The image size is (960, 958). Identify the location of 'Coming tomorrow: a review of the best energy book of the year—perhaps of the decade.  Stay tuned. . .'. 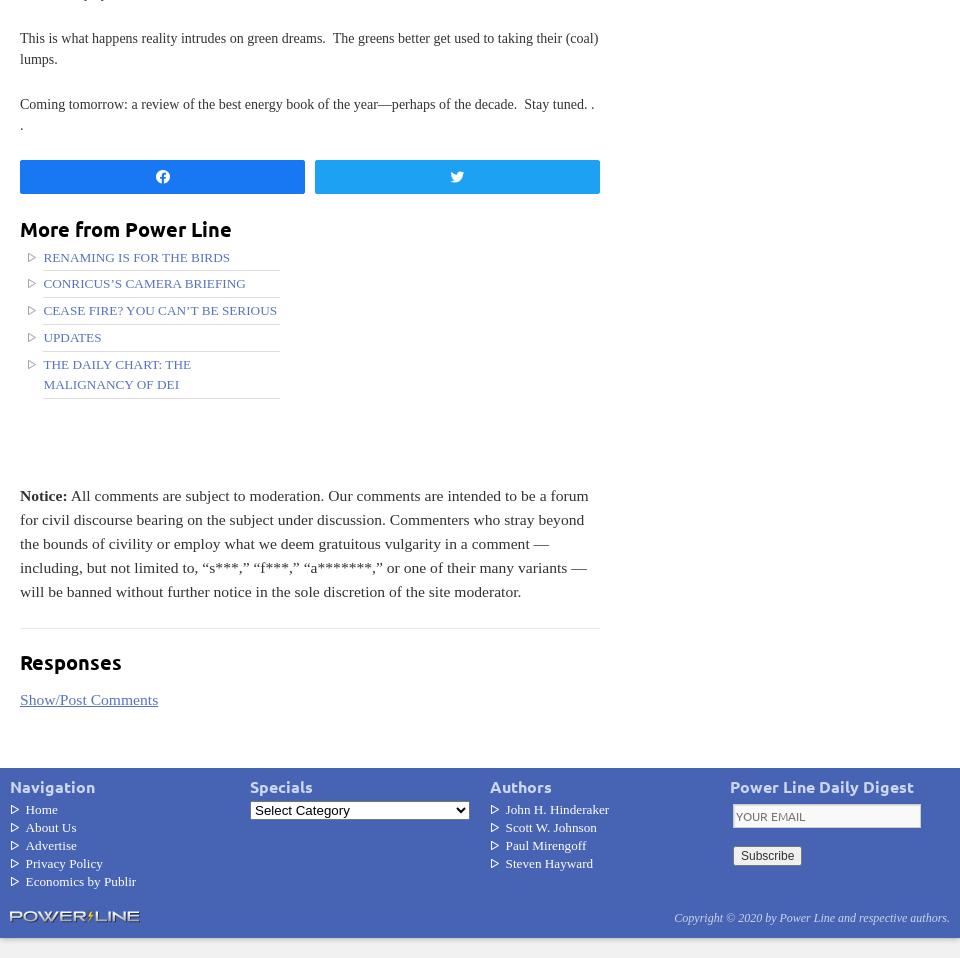
(307, 114).